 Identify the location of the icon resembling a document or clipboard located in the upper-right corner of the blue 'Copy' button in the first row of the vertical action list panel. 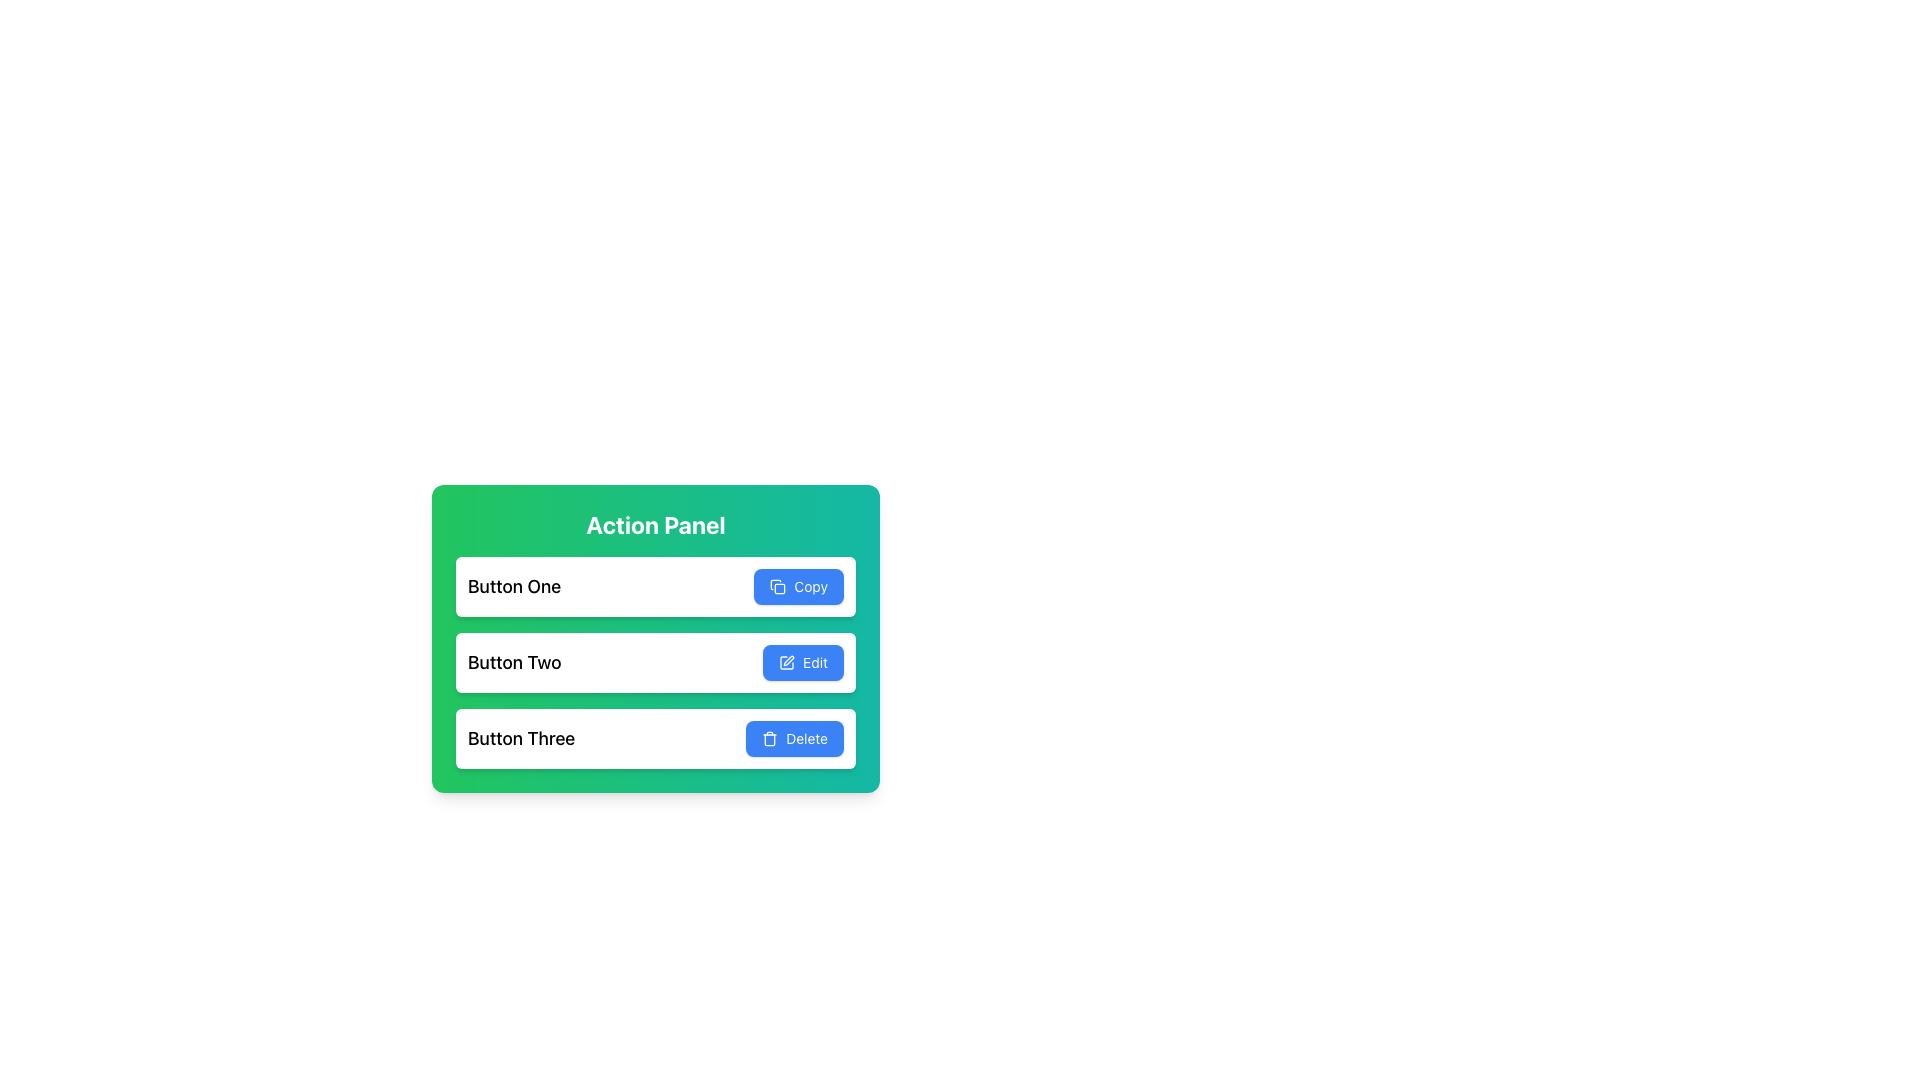
(775, 585).